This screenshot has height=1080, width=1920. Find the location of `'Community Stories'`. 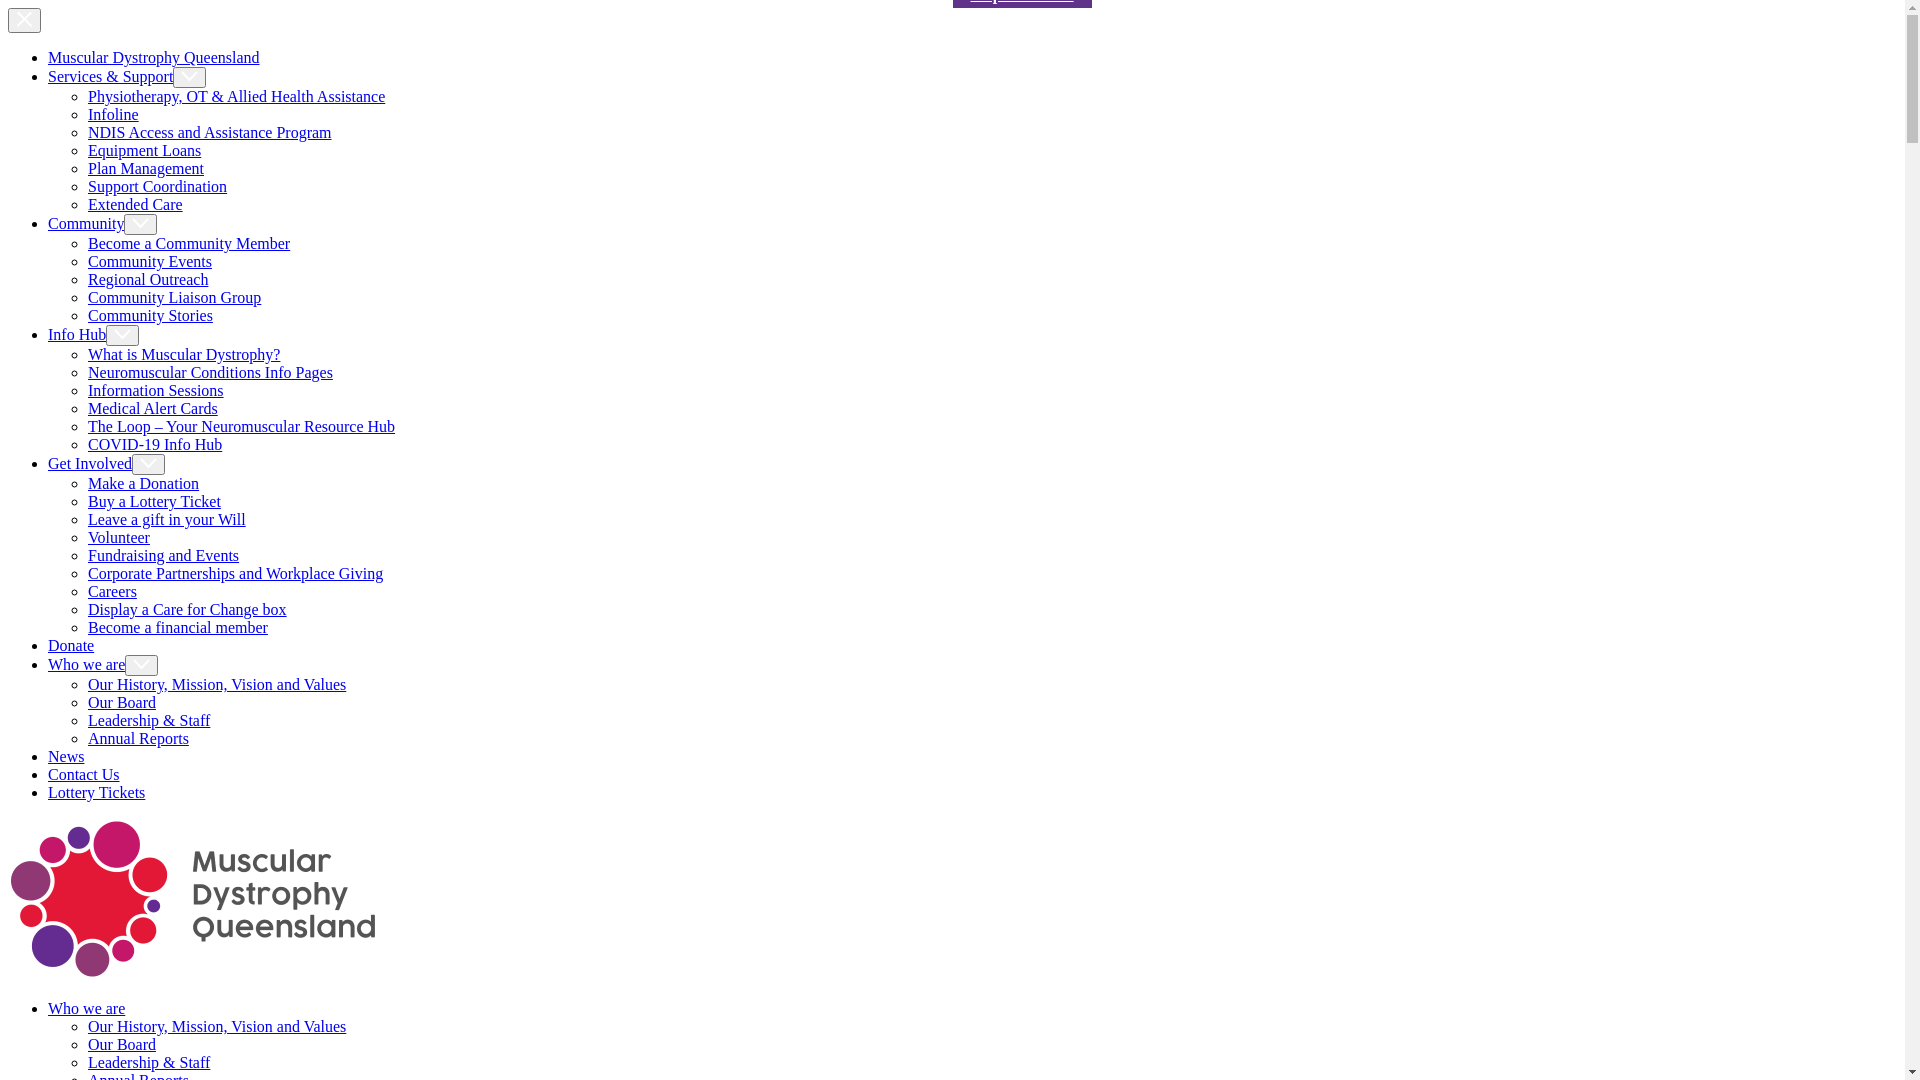

'Community Stories' is located at coordinates (149, 315).